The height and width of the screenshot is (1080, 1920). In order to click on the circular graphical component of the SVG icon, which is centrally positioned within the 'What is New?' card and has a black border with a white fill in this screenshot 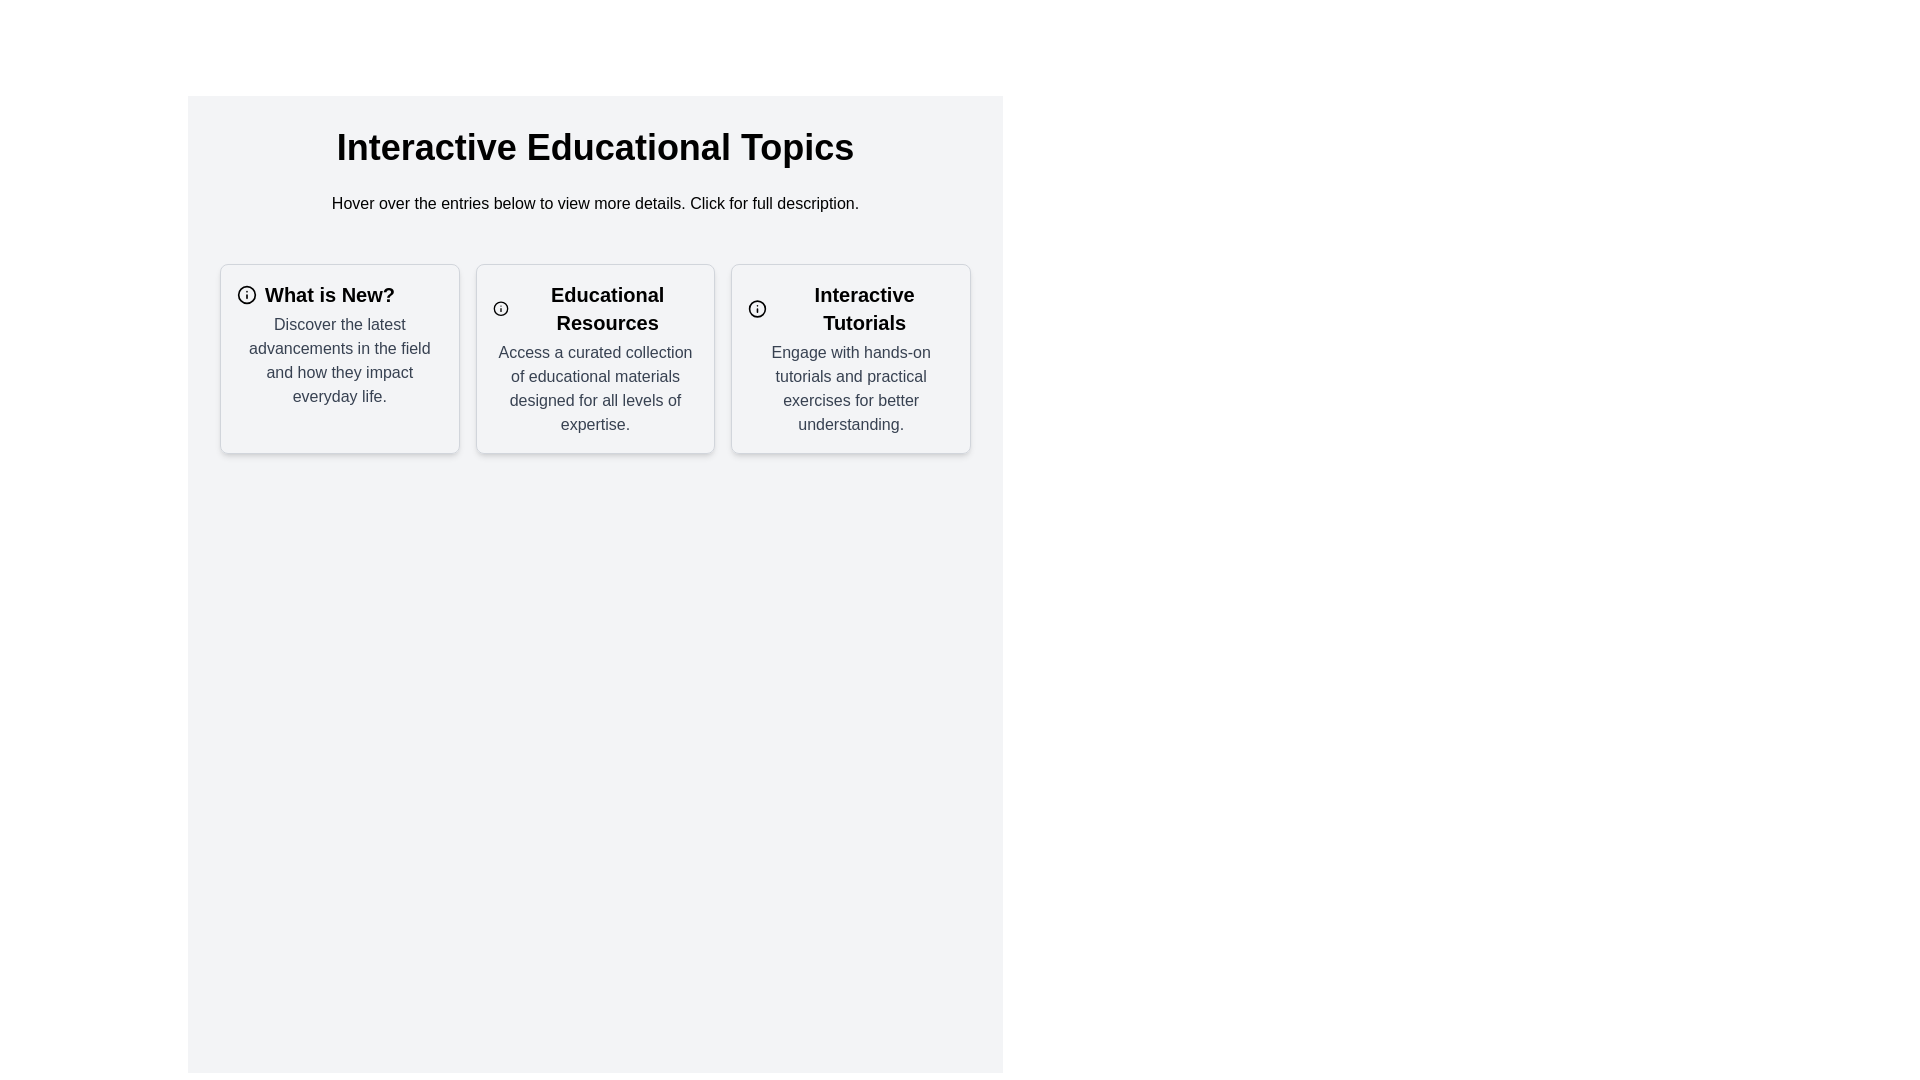, I will do `click(245, 294)`.